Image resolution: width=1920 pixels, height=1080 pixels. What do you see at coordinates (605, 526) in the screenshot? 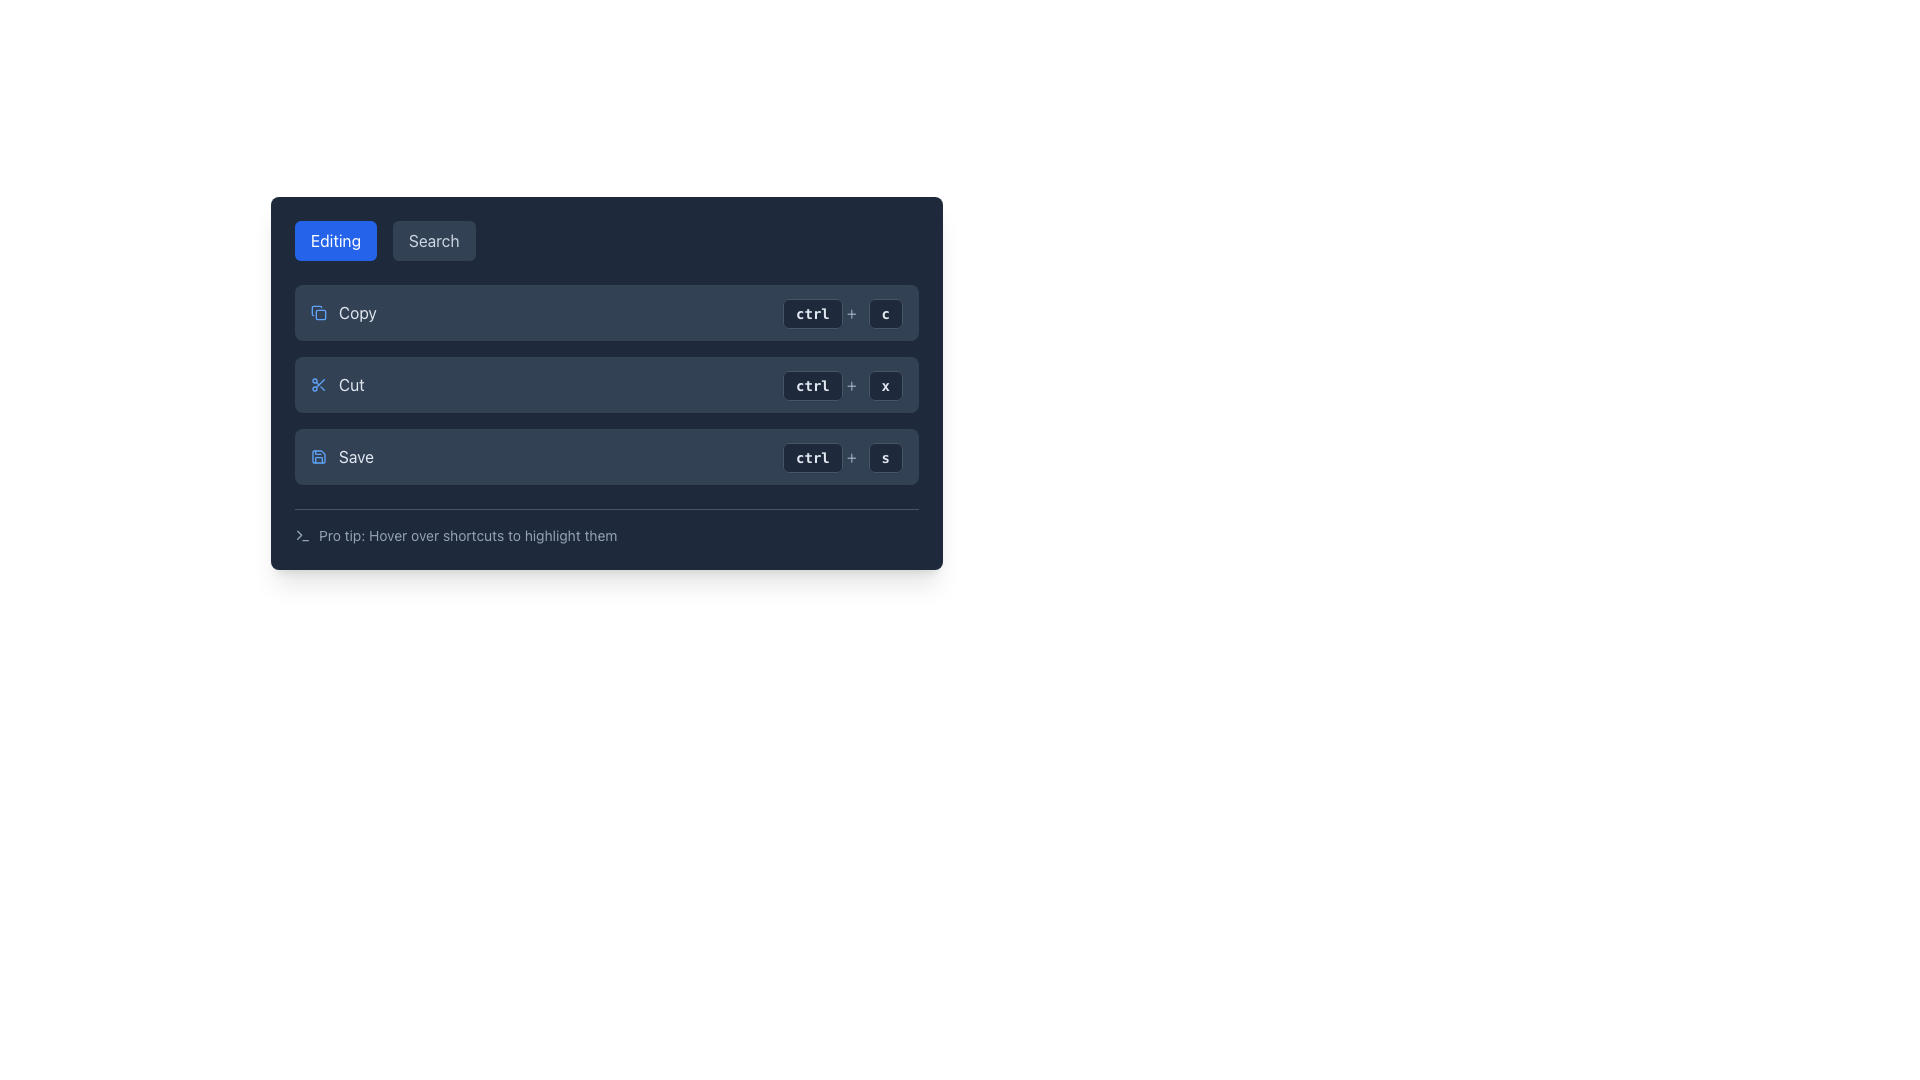
I see `the informational text element that provides the tip 'Pro tip: Hover over shortcuts` at bounding box center [605, 526].